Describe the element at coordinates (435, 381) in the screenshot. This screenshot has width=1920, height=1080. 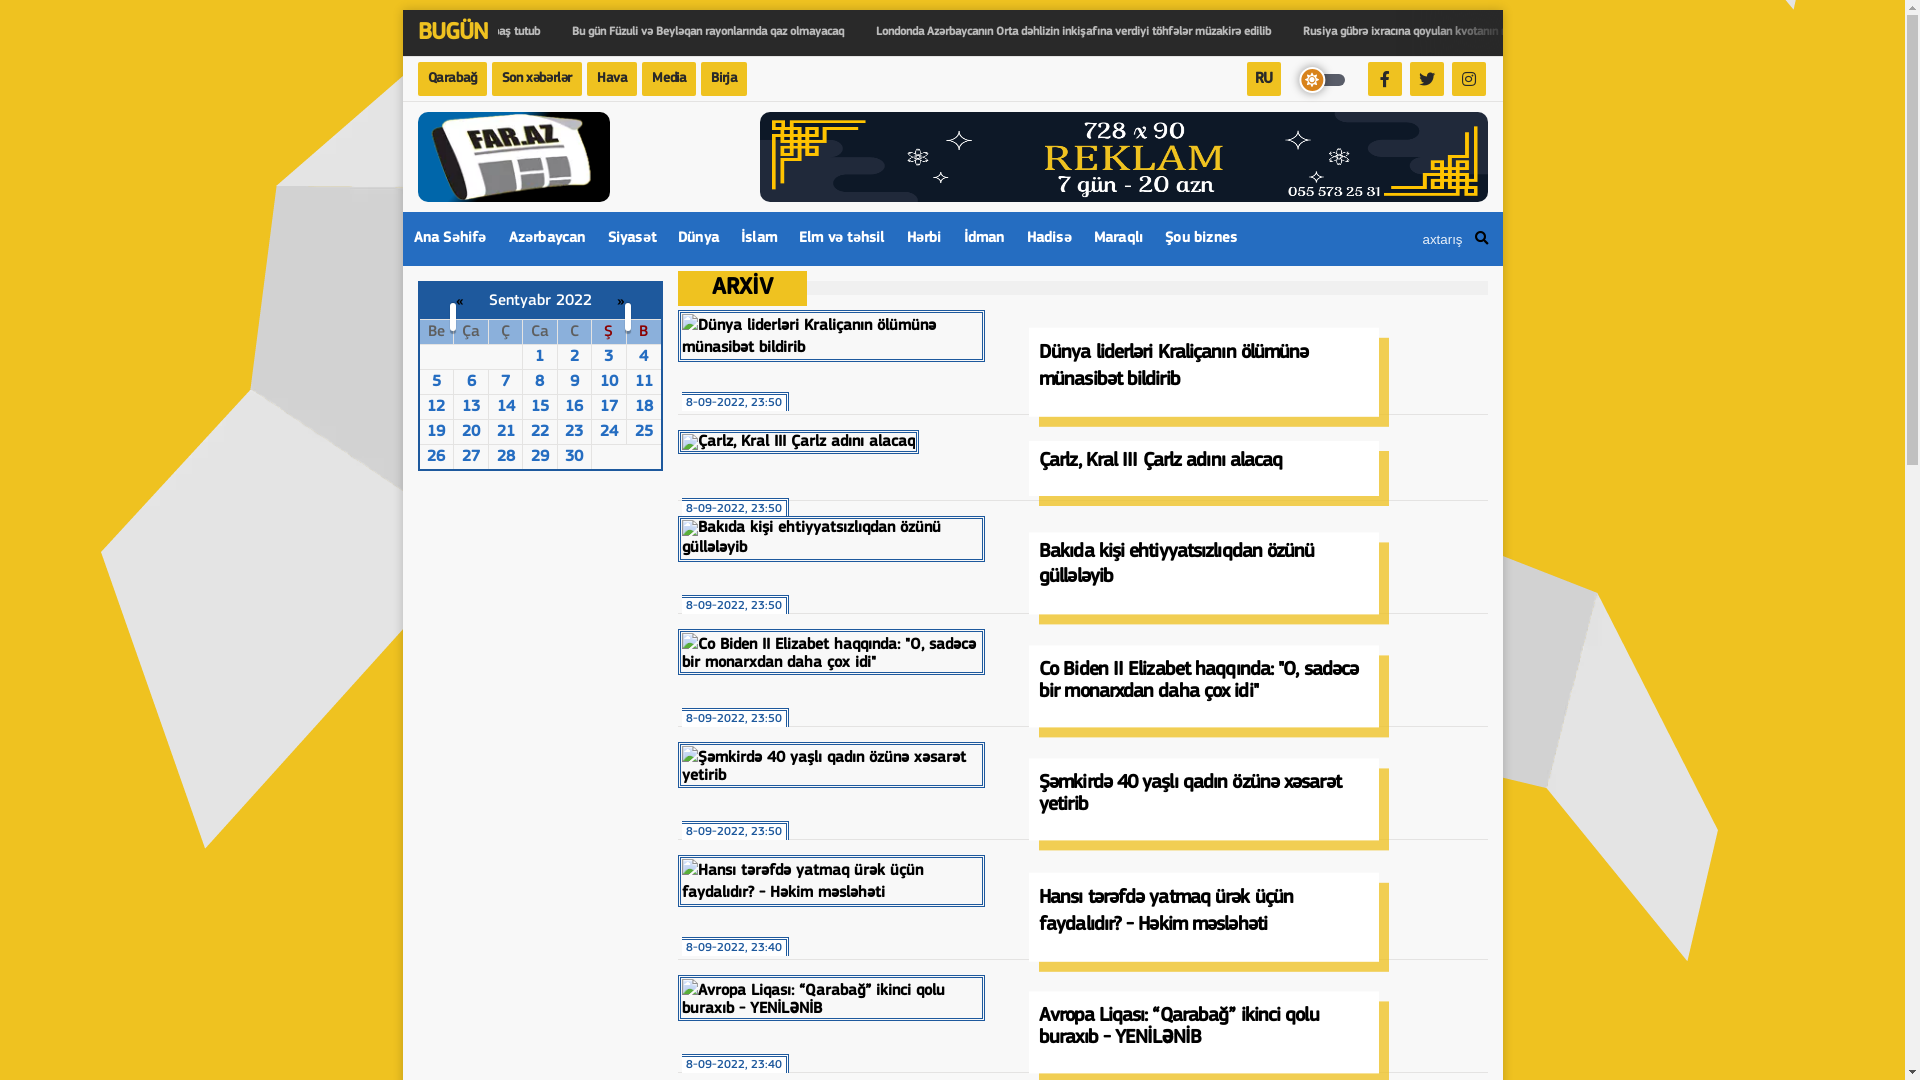
I see `'5'` at that location.